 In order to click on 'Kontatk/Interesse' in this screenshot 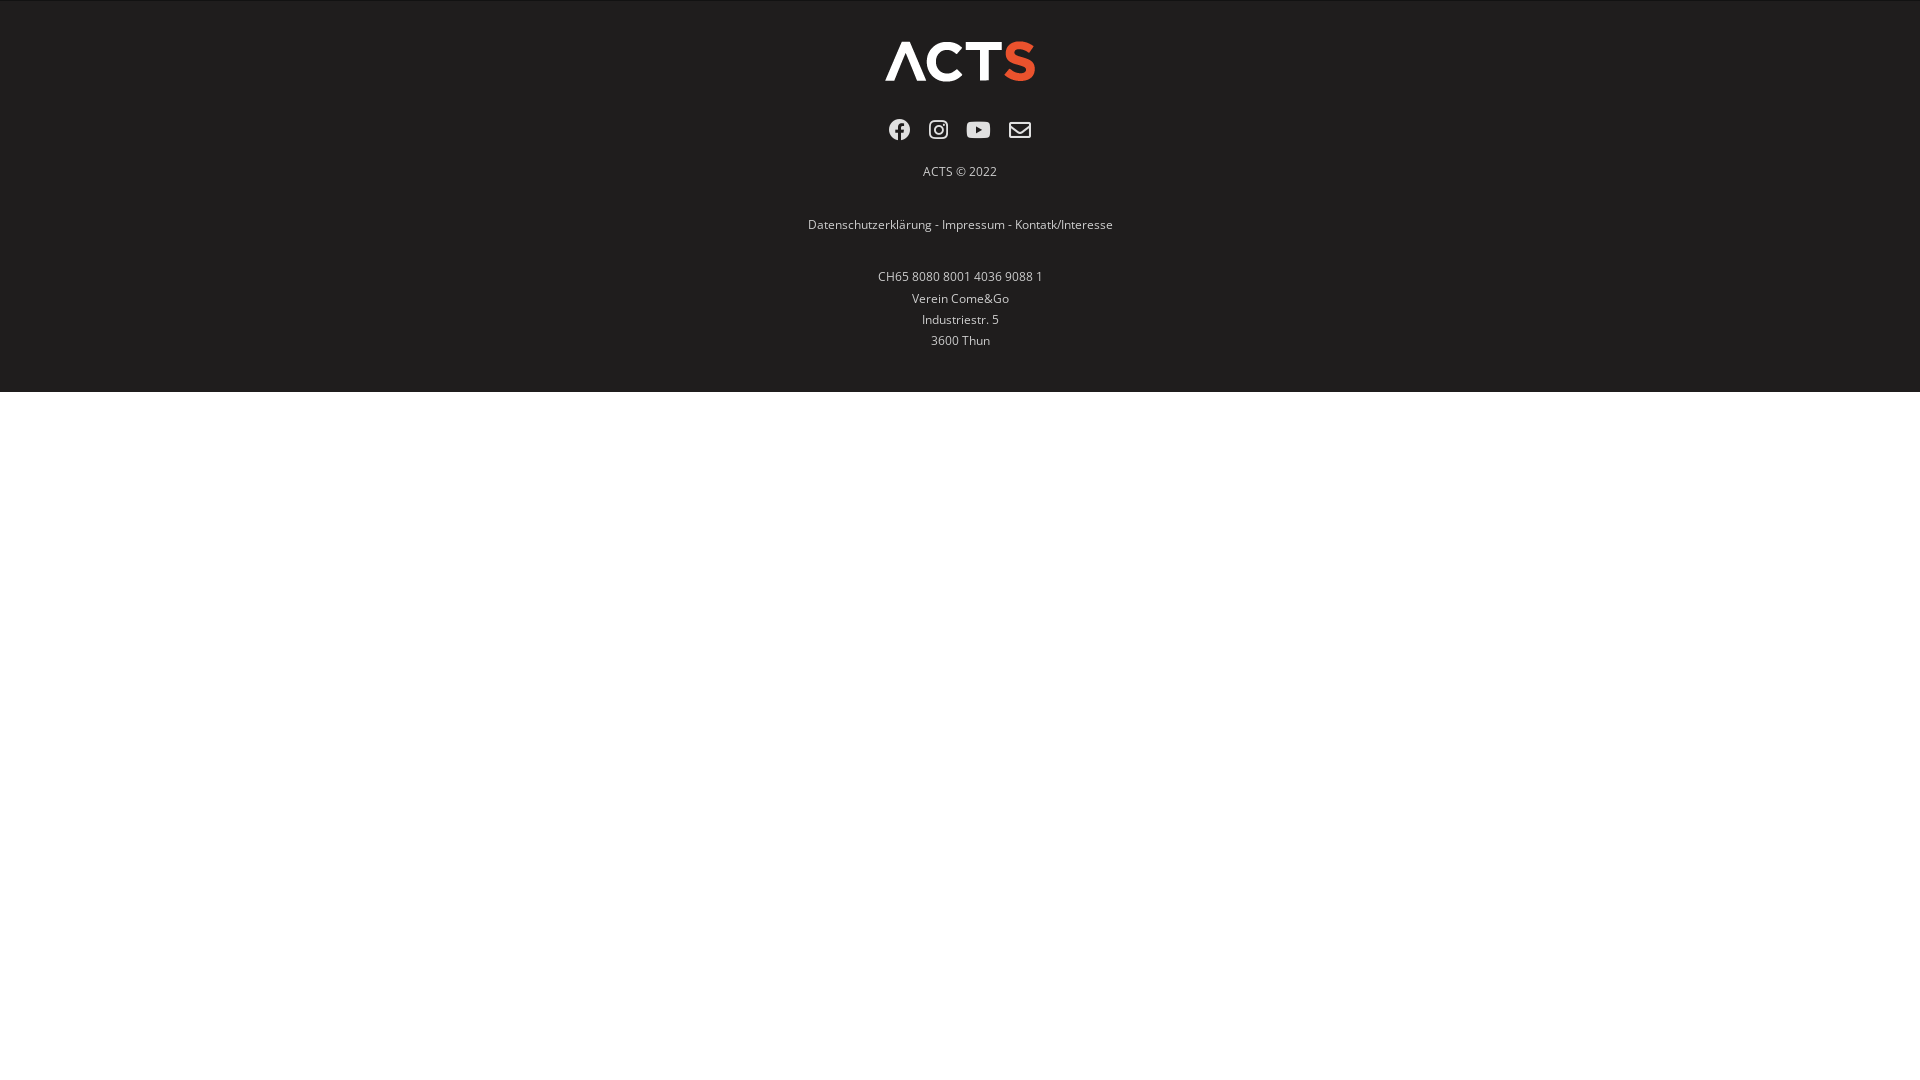, I will do `click(1061, 224)`.